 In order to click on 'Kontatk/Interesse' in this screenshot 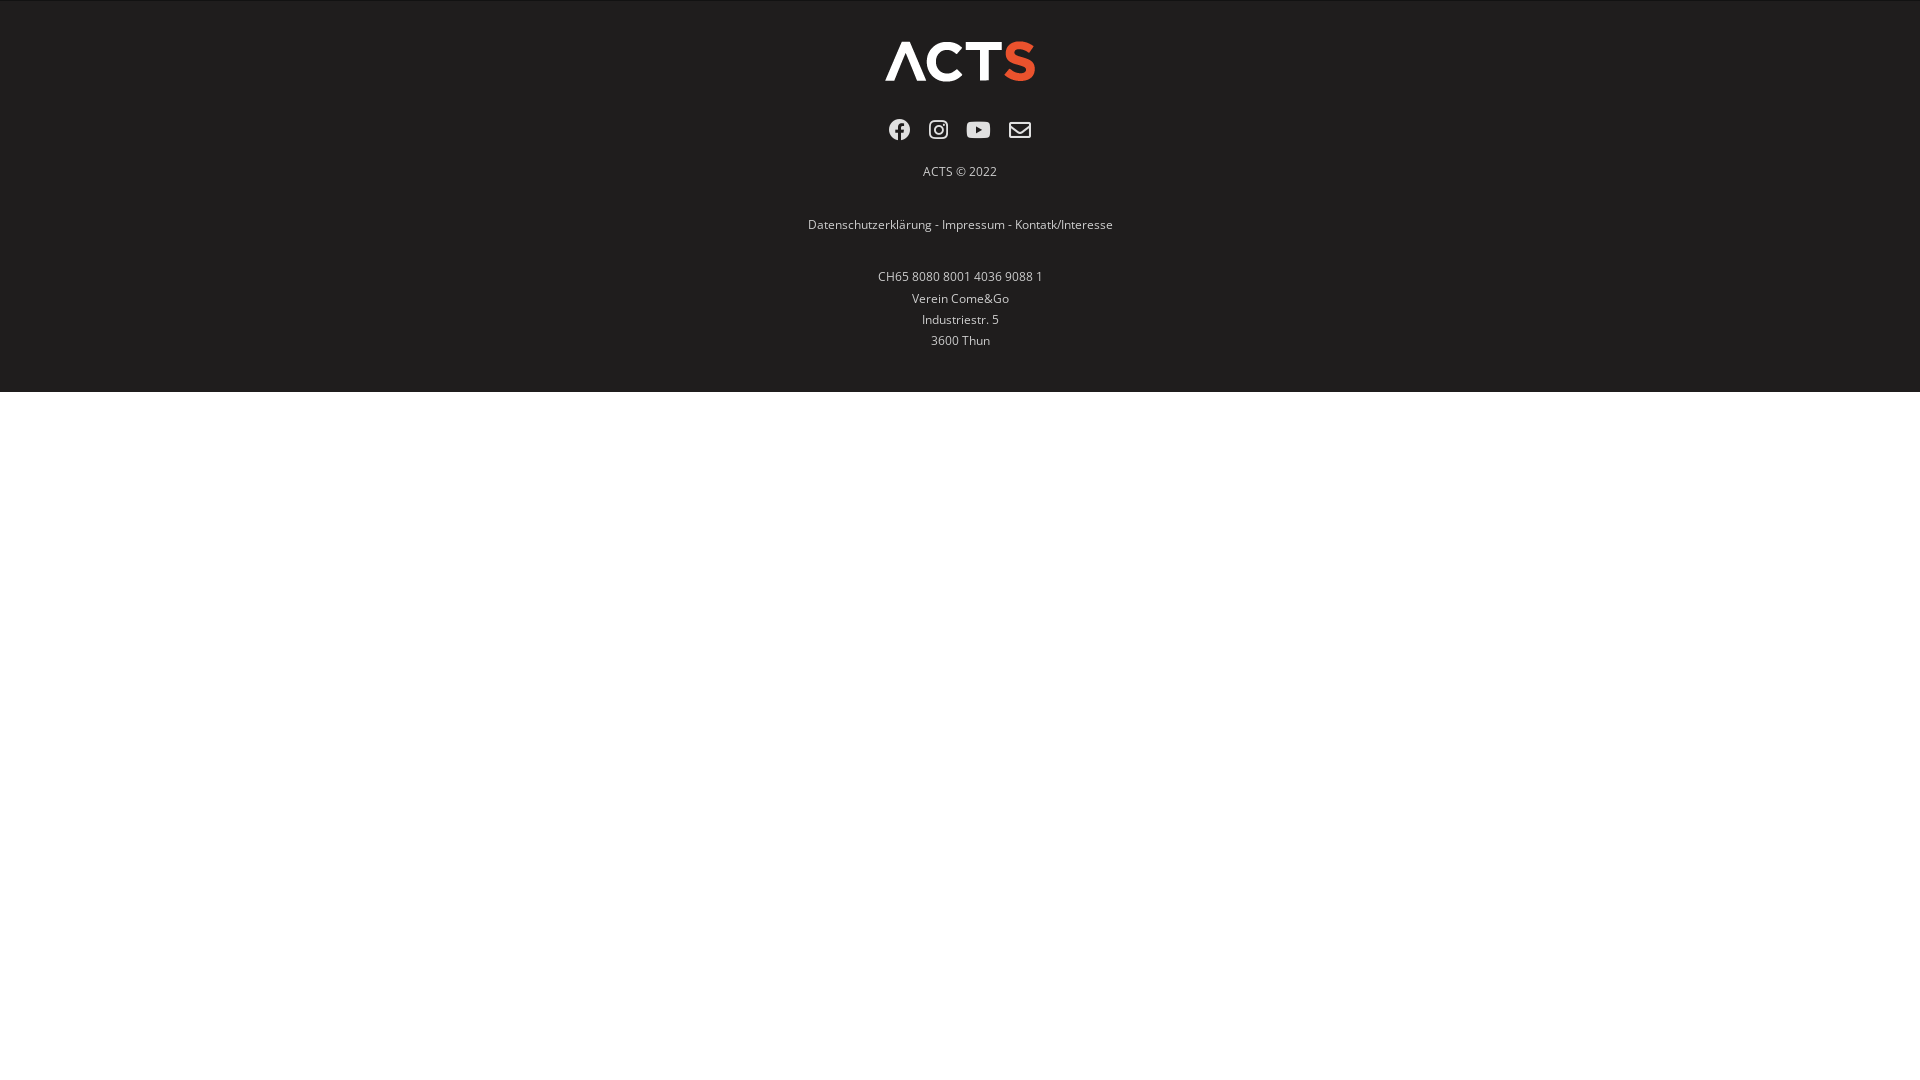, I will do `click(1061, 224)`.